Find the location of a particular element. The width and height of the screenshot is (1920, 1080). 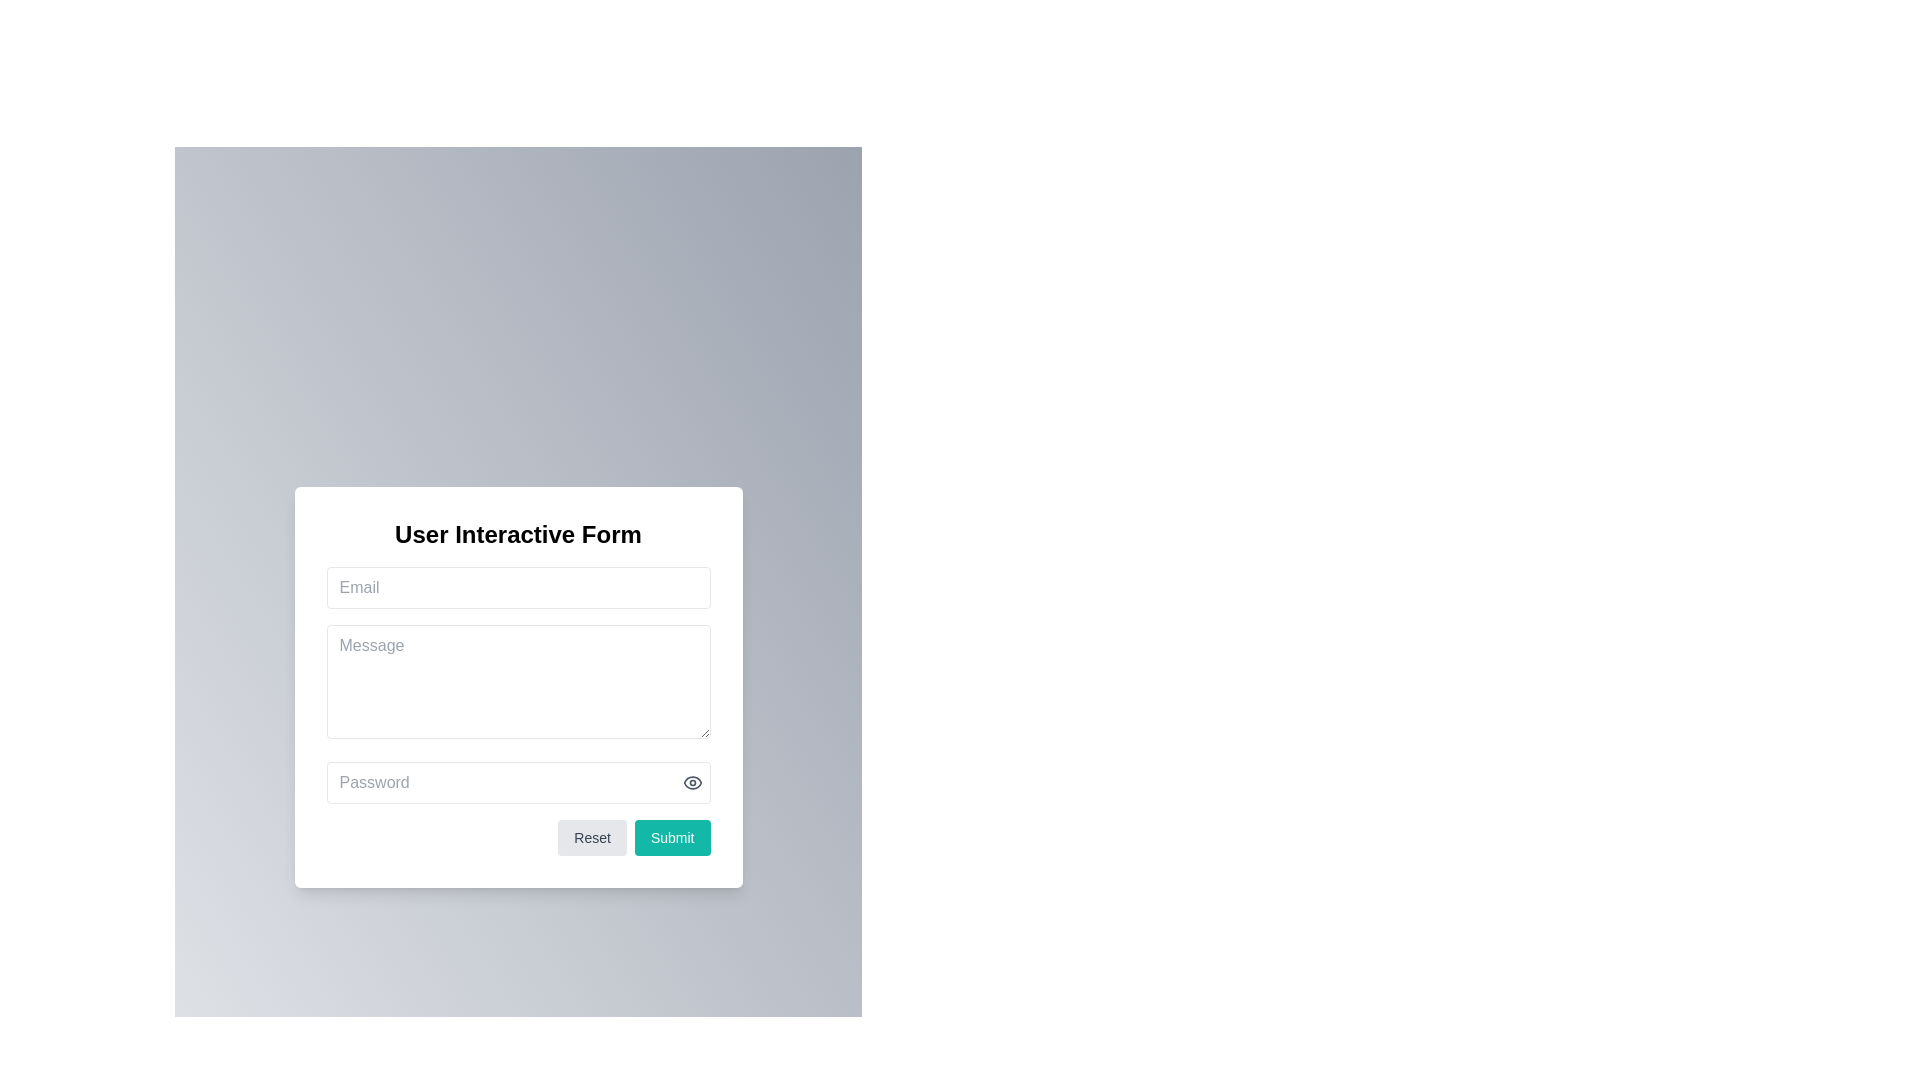

the 'Reset' button, which is the first button from the left in the horizontal alignment at the bottom of the 'User Interactive Form.' is located at coordinates (591, 837).